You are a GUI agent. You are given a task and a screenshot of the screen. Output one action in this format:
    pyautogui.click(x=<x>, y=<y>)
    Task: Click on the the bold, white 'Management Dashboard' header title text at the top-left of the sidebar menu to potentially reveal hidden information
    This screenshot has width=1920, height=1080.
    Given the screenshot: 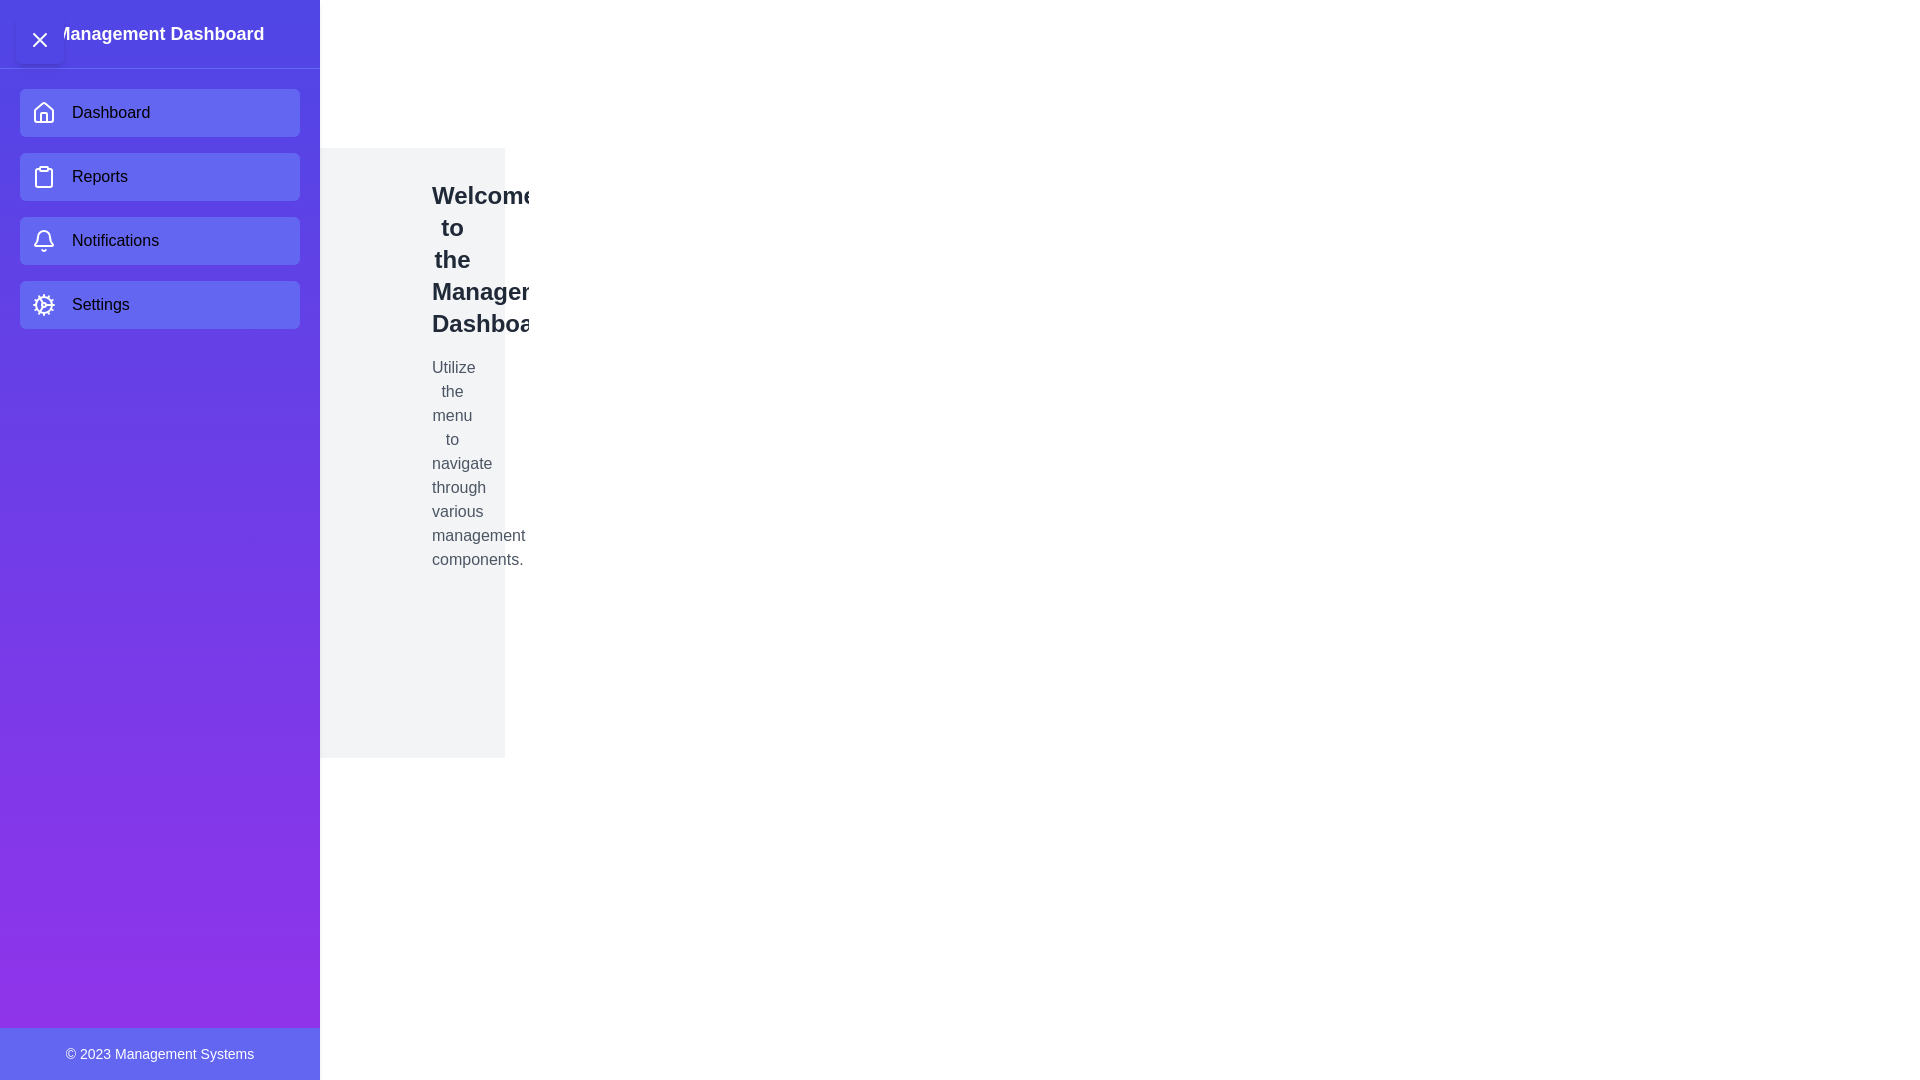 What is the action you would take?
    pyautogui.click(x=158, y=34)
    